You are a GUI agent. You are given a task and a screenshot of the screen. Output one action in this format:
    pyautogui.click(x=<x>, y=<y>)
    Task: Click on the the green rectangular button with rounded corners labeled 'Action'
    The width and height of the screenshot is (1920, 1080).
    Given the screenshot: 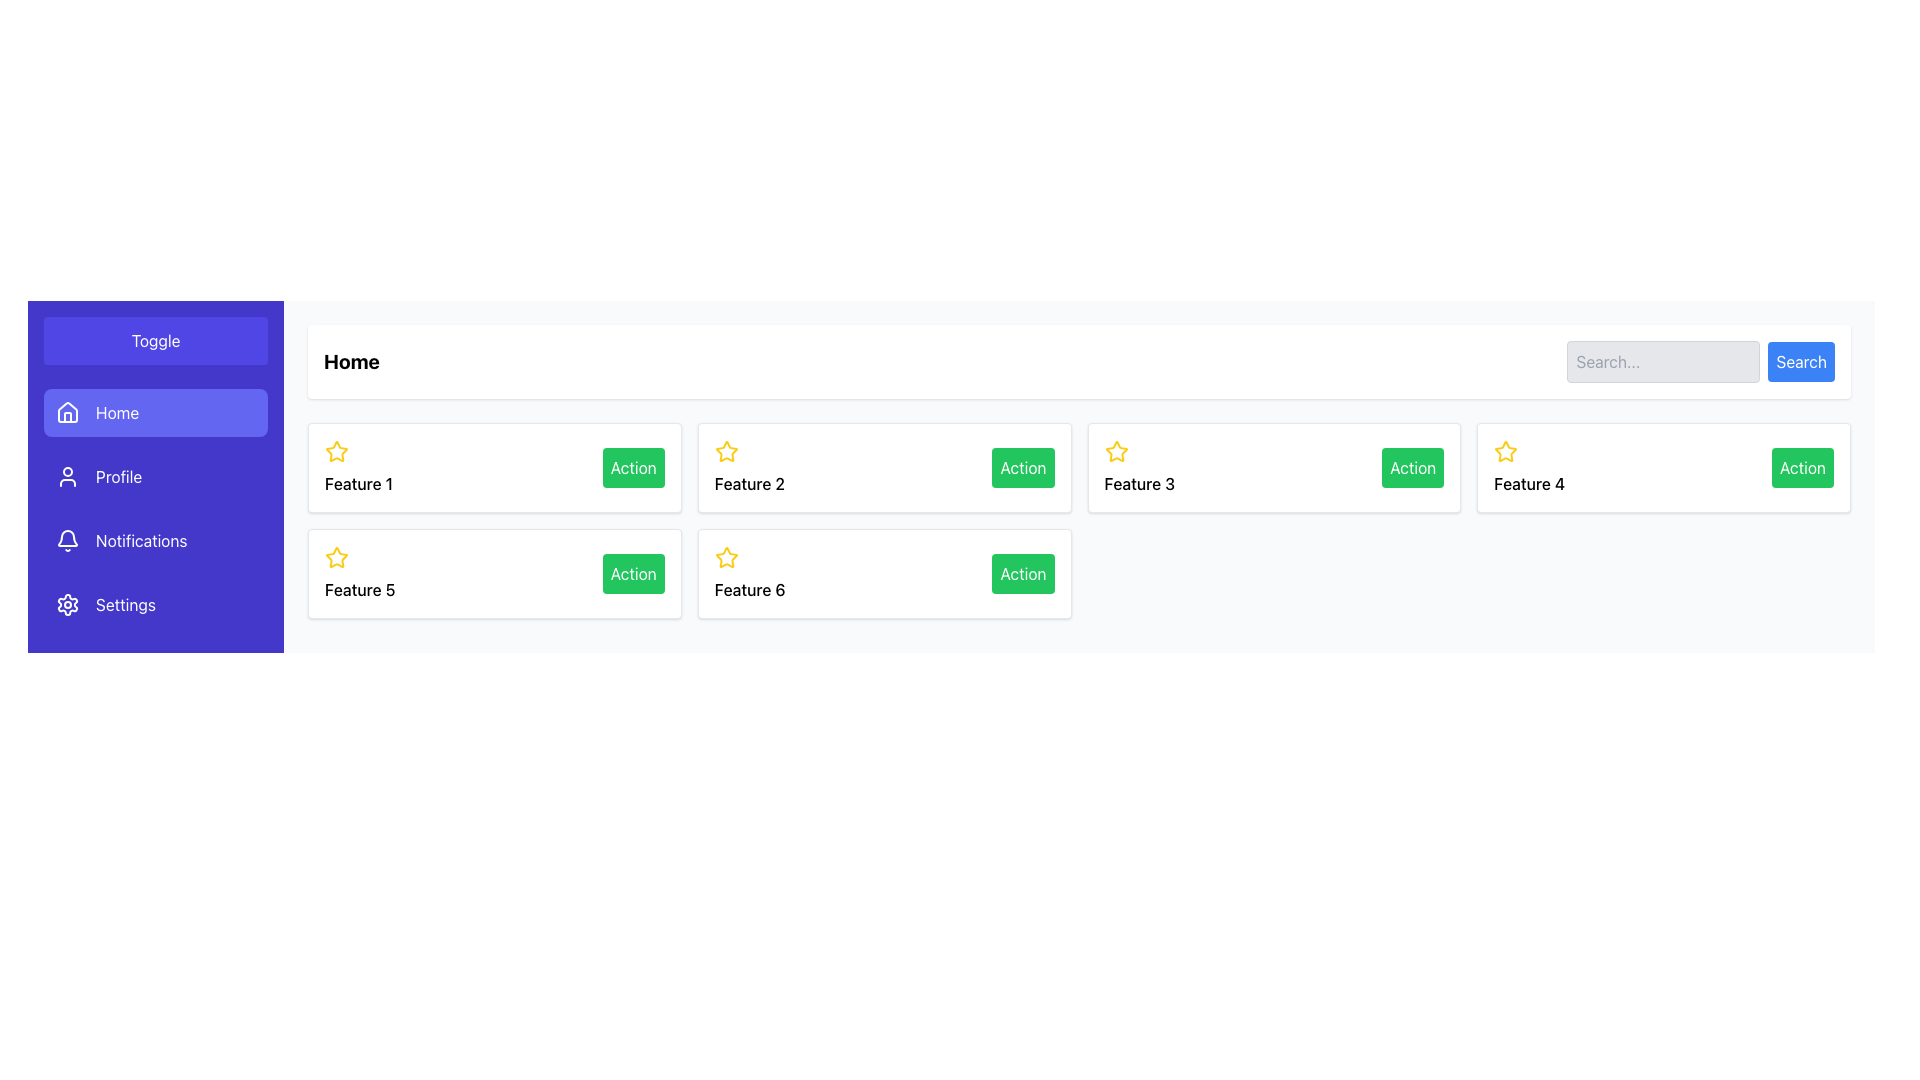 What is the action you would take?
    pyautogui.click(x=1802, y=467)
    